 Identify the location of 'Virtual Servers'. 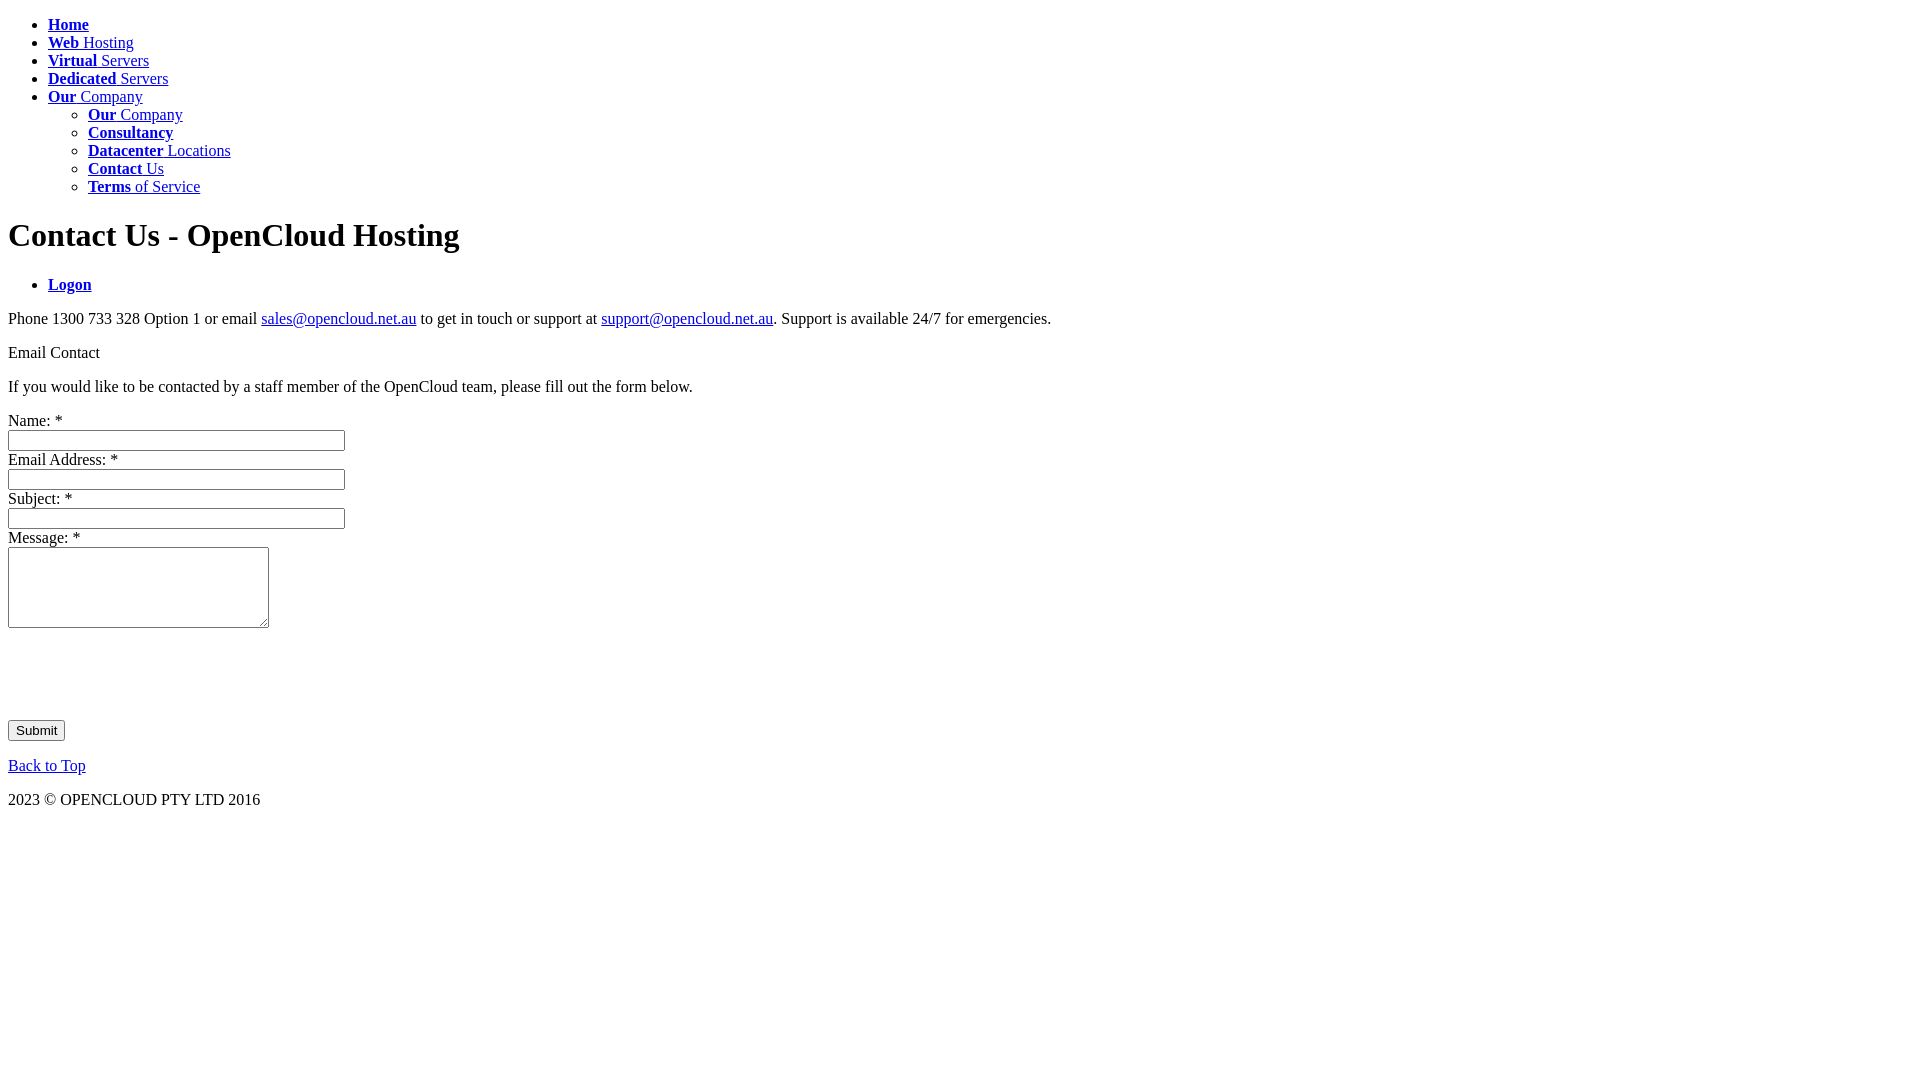
(97, 59).